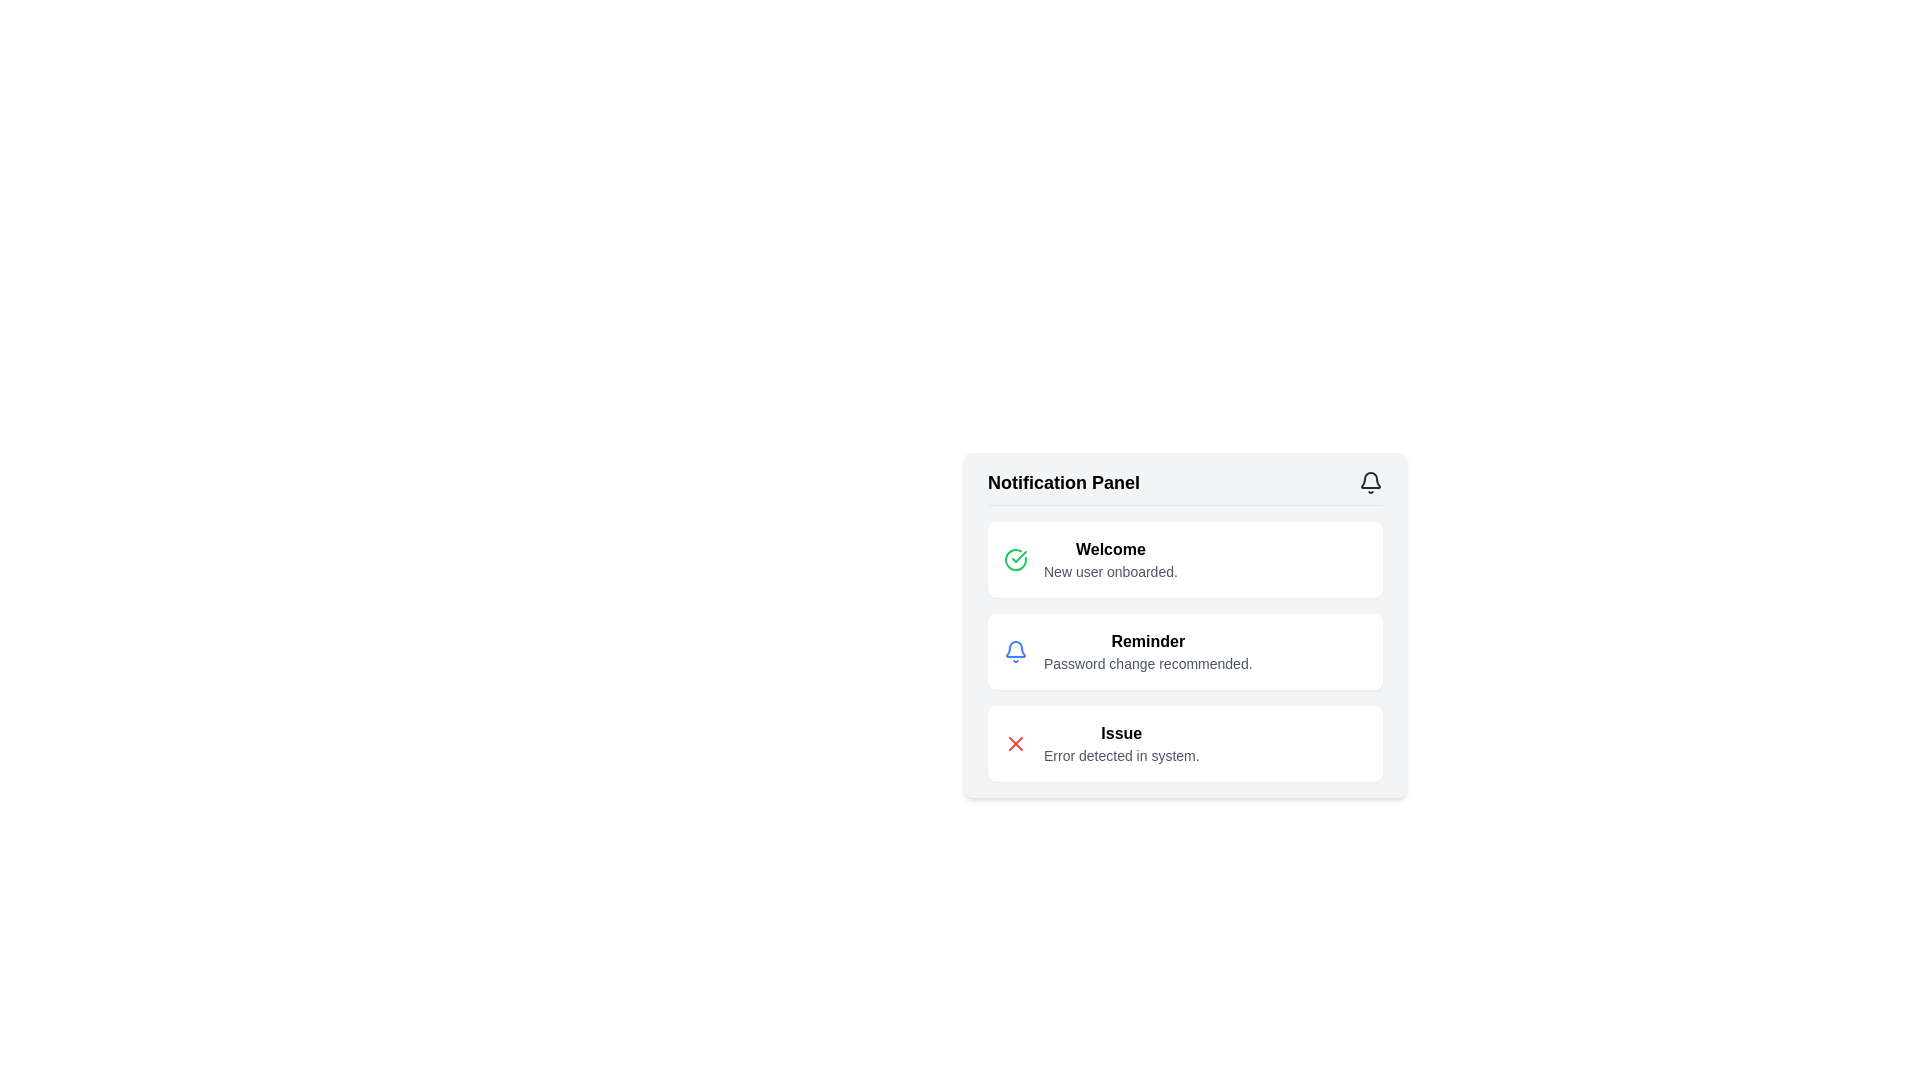  Describe the element at coordinates (1185, 744) in the screenshot. I see `the third notification in the Notification Panel that highlights an issue or error` at that location.